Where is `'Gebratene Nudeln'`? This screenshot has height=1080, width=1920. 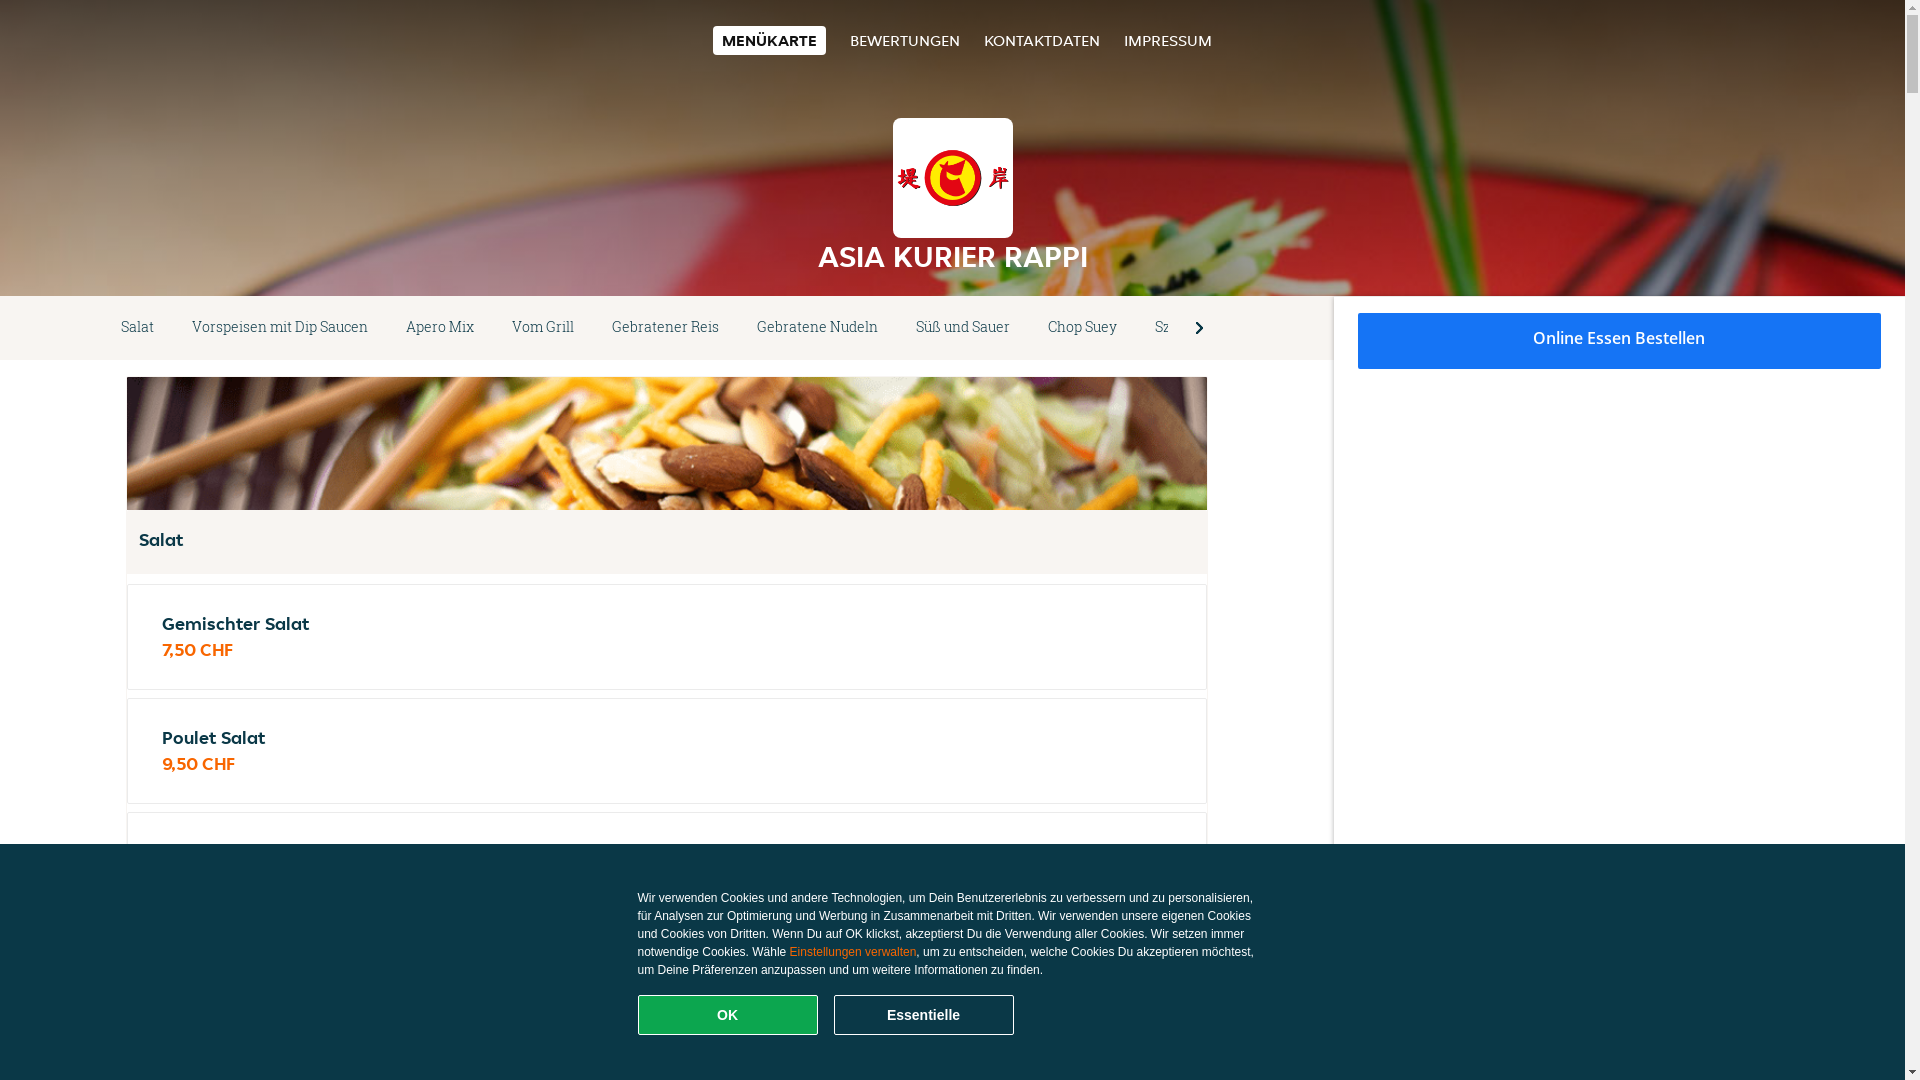 'Gebratene Nudeln' is located at coordinates (737, 326).